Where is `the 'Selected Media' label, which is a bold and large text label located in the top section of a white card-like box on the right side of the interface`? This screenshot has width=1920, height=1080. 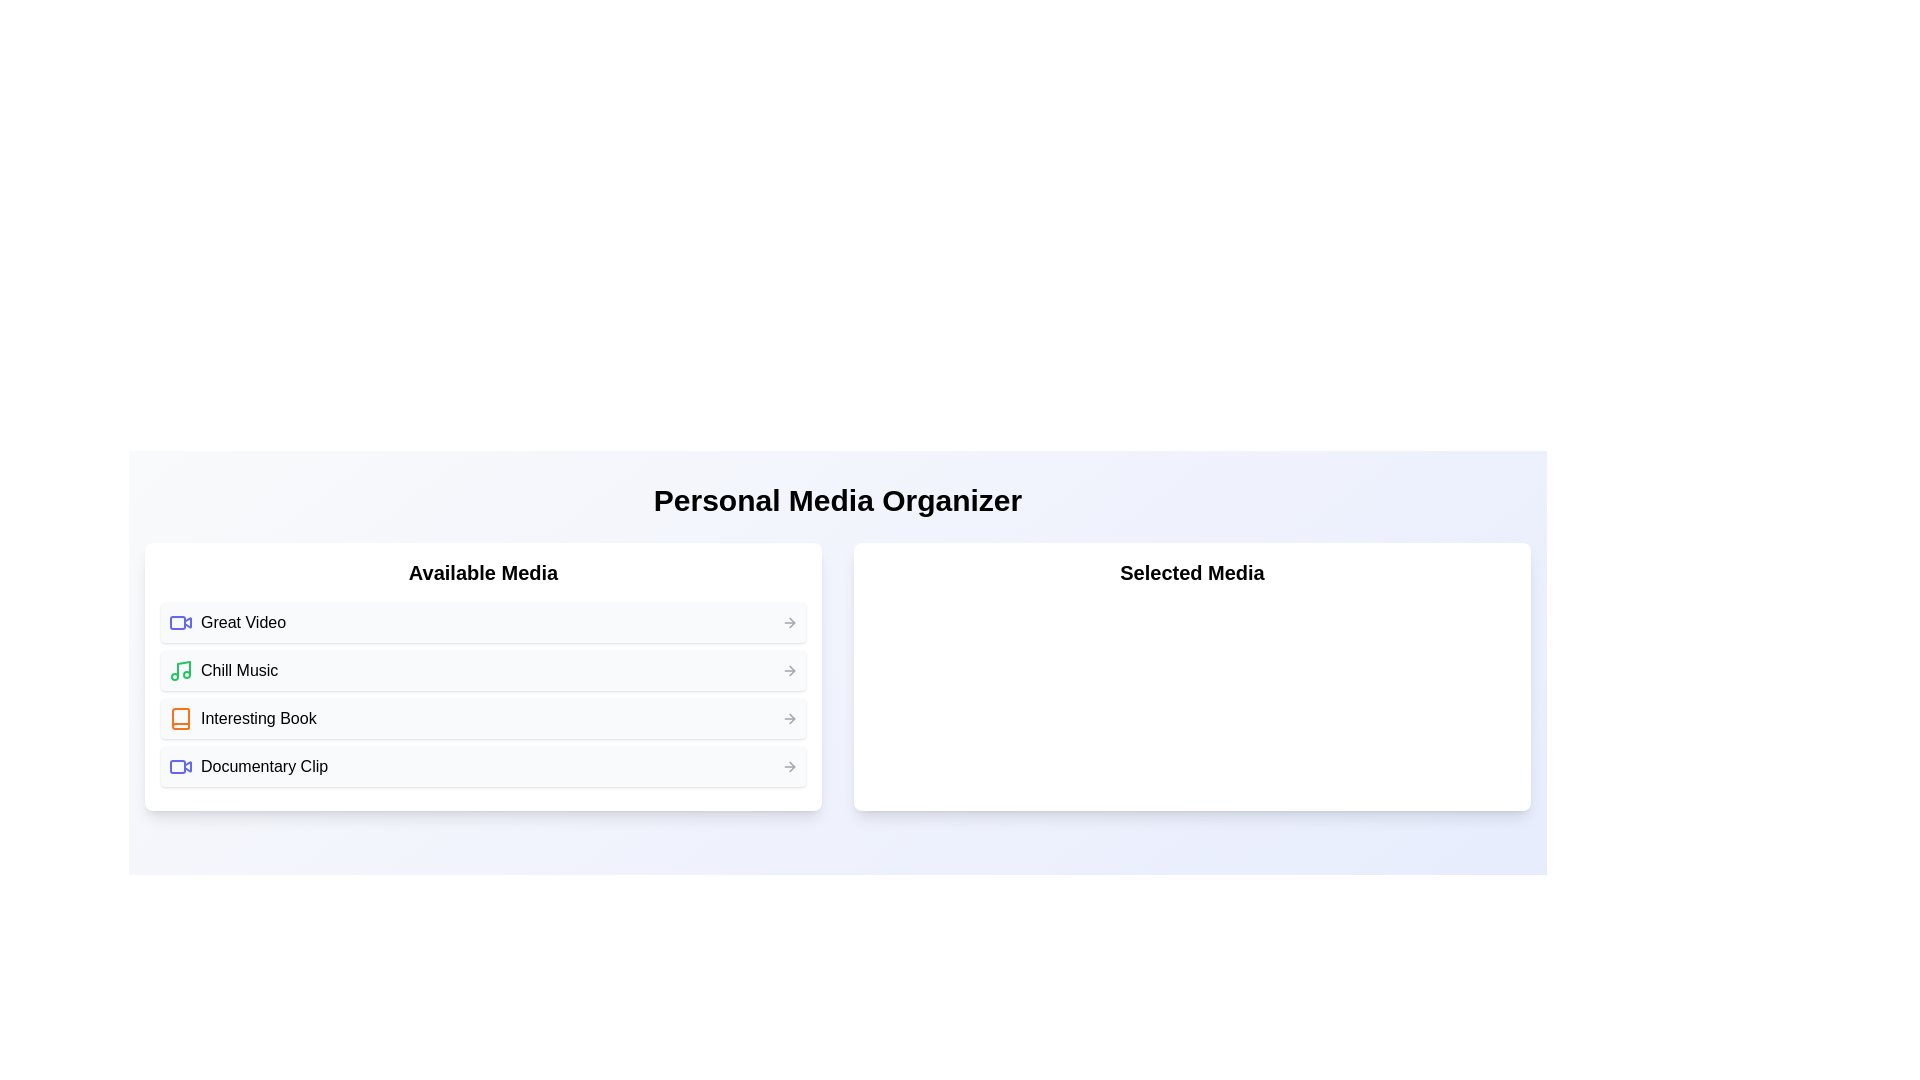 the 'Selected Media' label, which is a bold and large text label located in the top section of a white card-like box on the right side of the interface is located at coordinates (1192, 573).